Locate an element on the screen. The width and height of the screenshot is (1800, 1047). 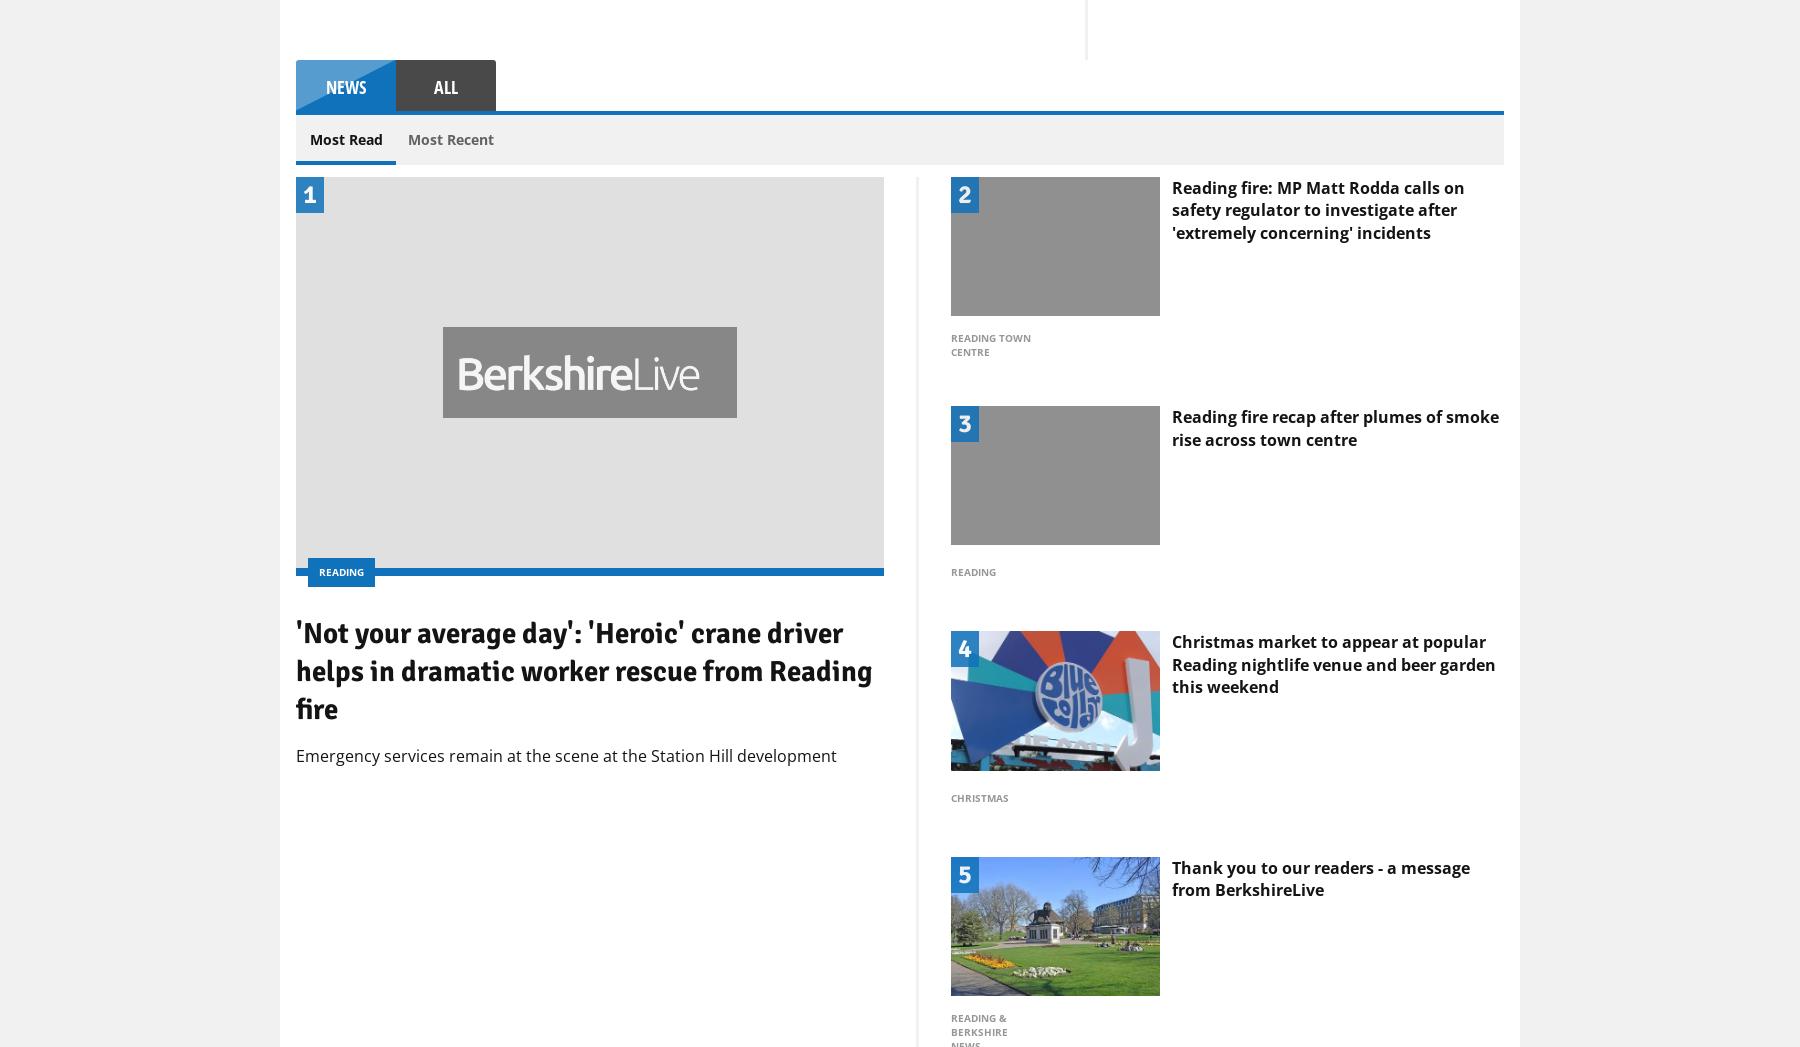
''Not your average day': 'Heroic' crane driver helps in dramatic worker rescue from Reading fire' is located at coordinates (584, 831).